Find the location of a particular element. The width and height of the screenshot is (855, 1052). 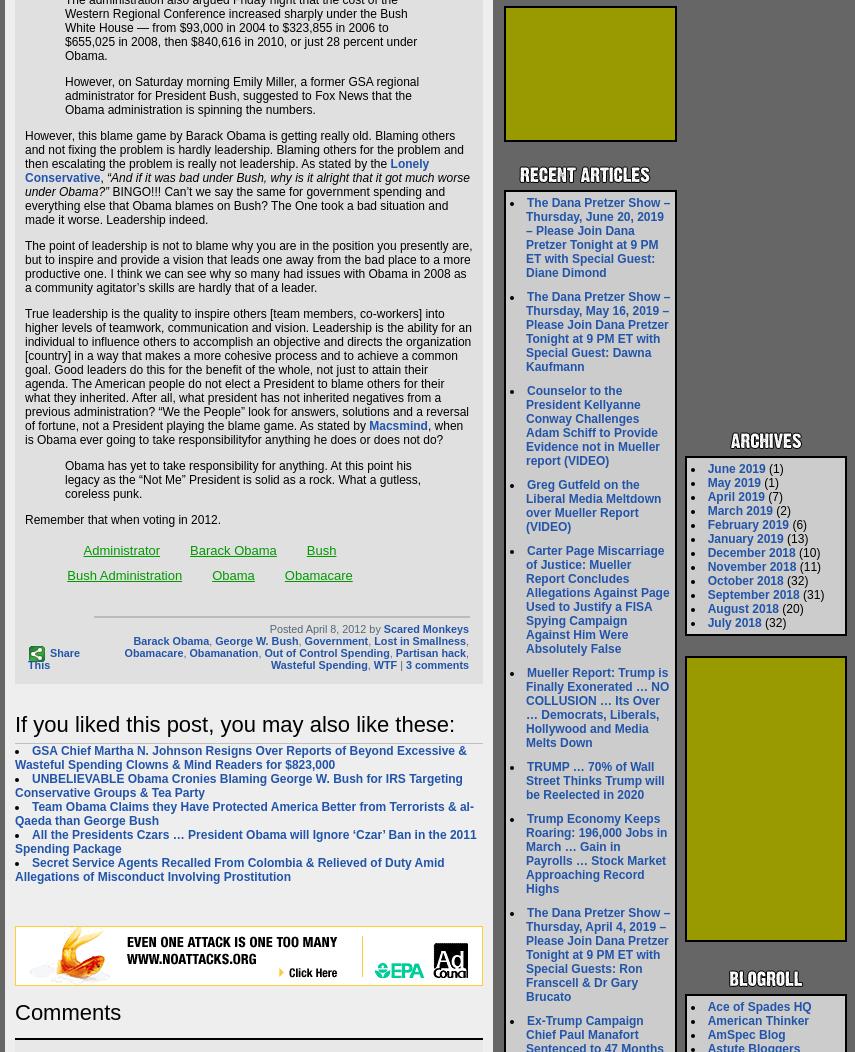

'June 2019' is located at coordinates (735, 468).